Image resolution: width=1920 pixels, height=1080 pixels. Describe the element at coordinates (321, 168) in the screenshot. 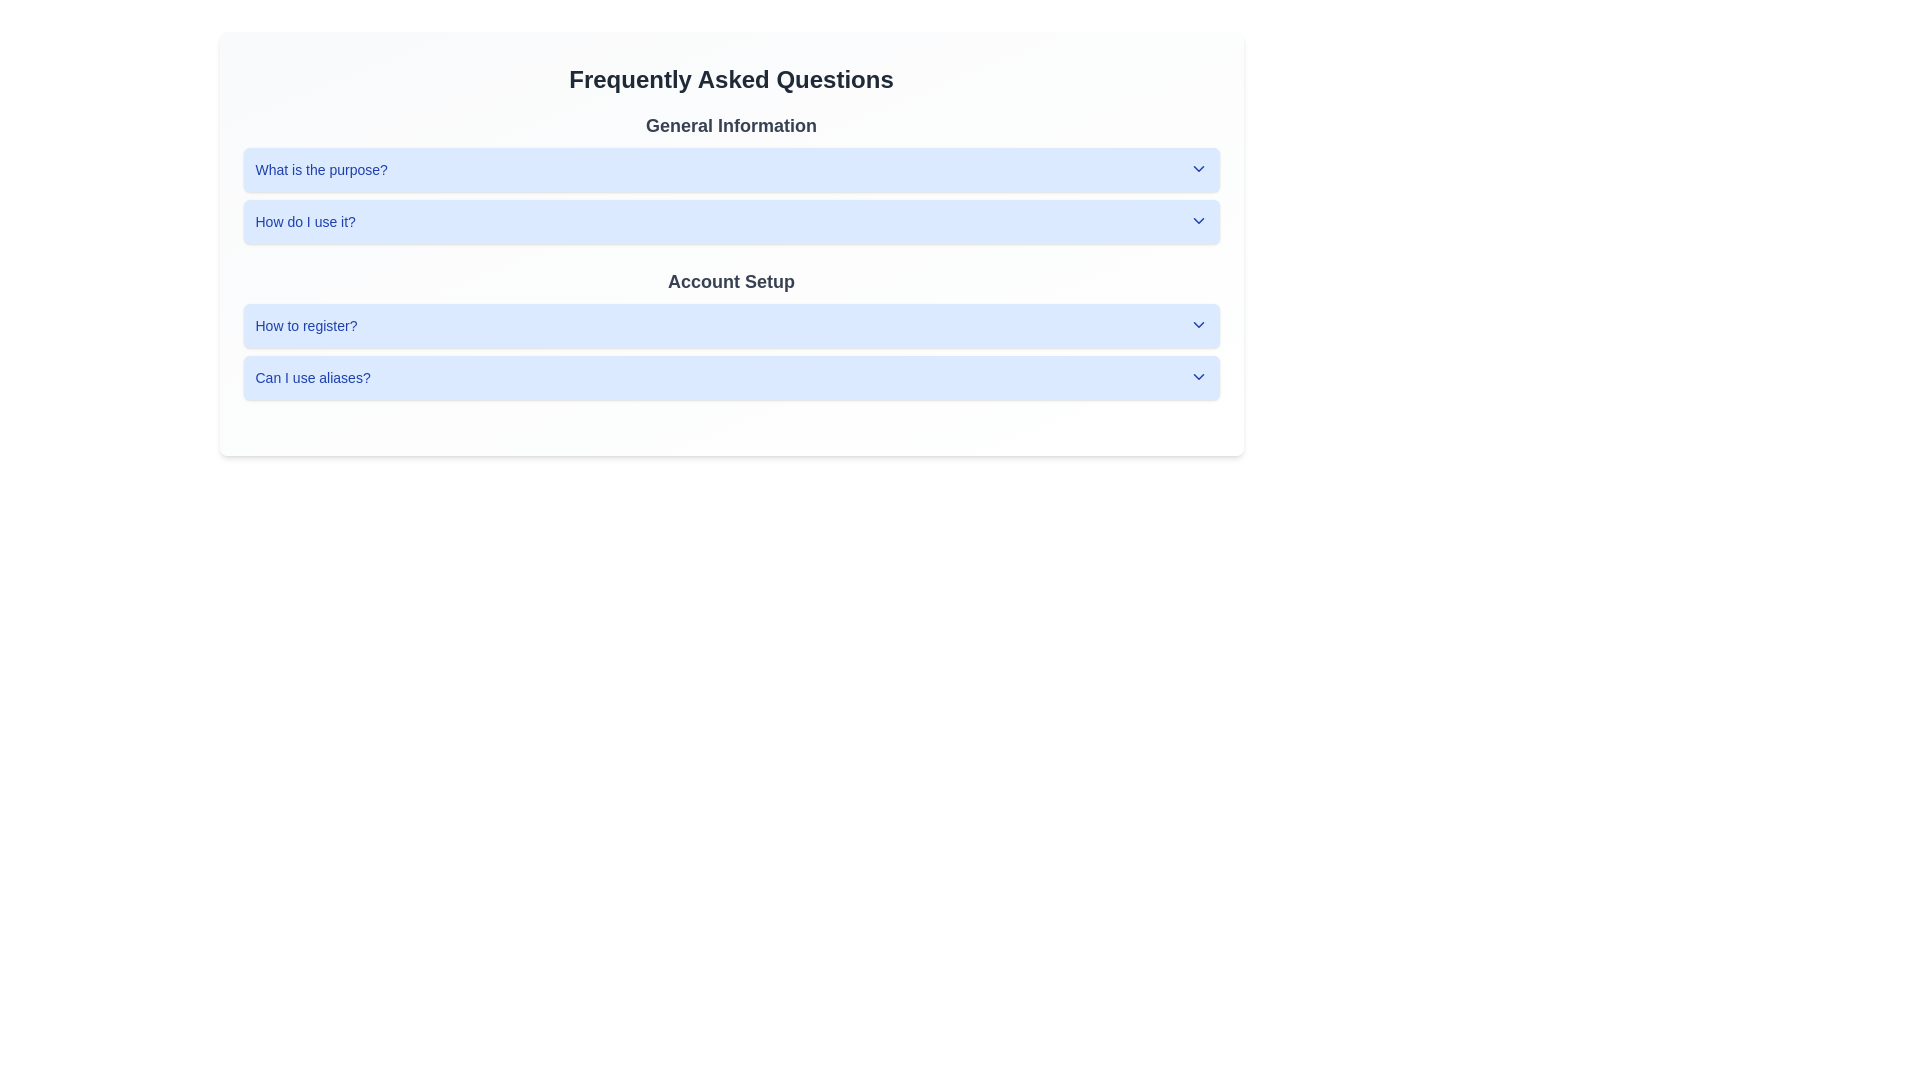

I see `text of the header question in the collapsible FAQ entry located at the top of the 'General Information' section, identifiable as the first question above 'How do I use it?'` at that location.